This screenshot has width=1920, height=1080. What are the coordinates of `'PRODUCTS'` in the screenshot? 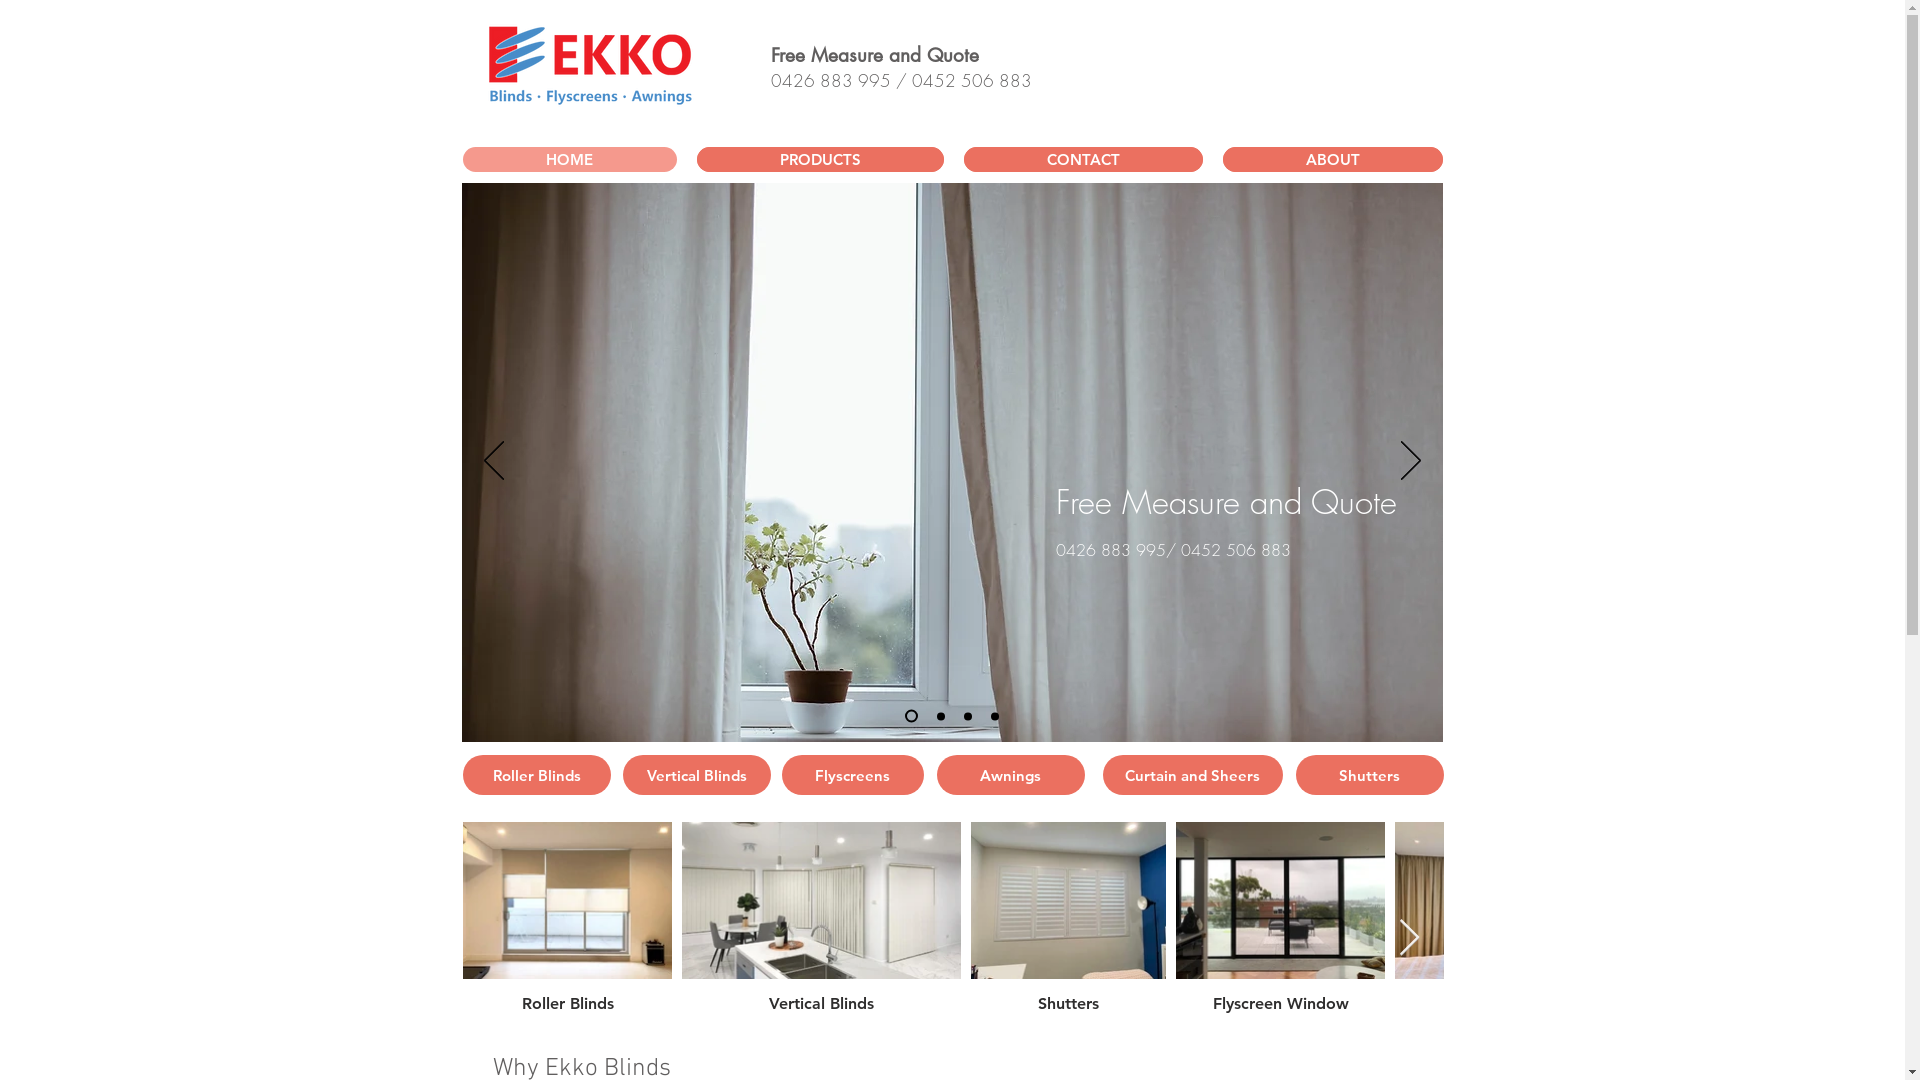 It's located at (819, 158).